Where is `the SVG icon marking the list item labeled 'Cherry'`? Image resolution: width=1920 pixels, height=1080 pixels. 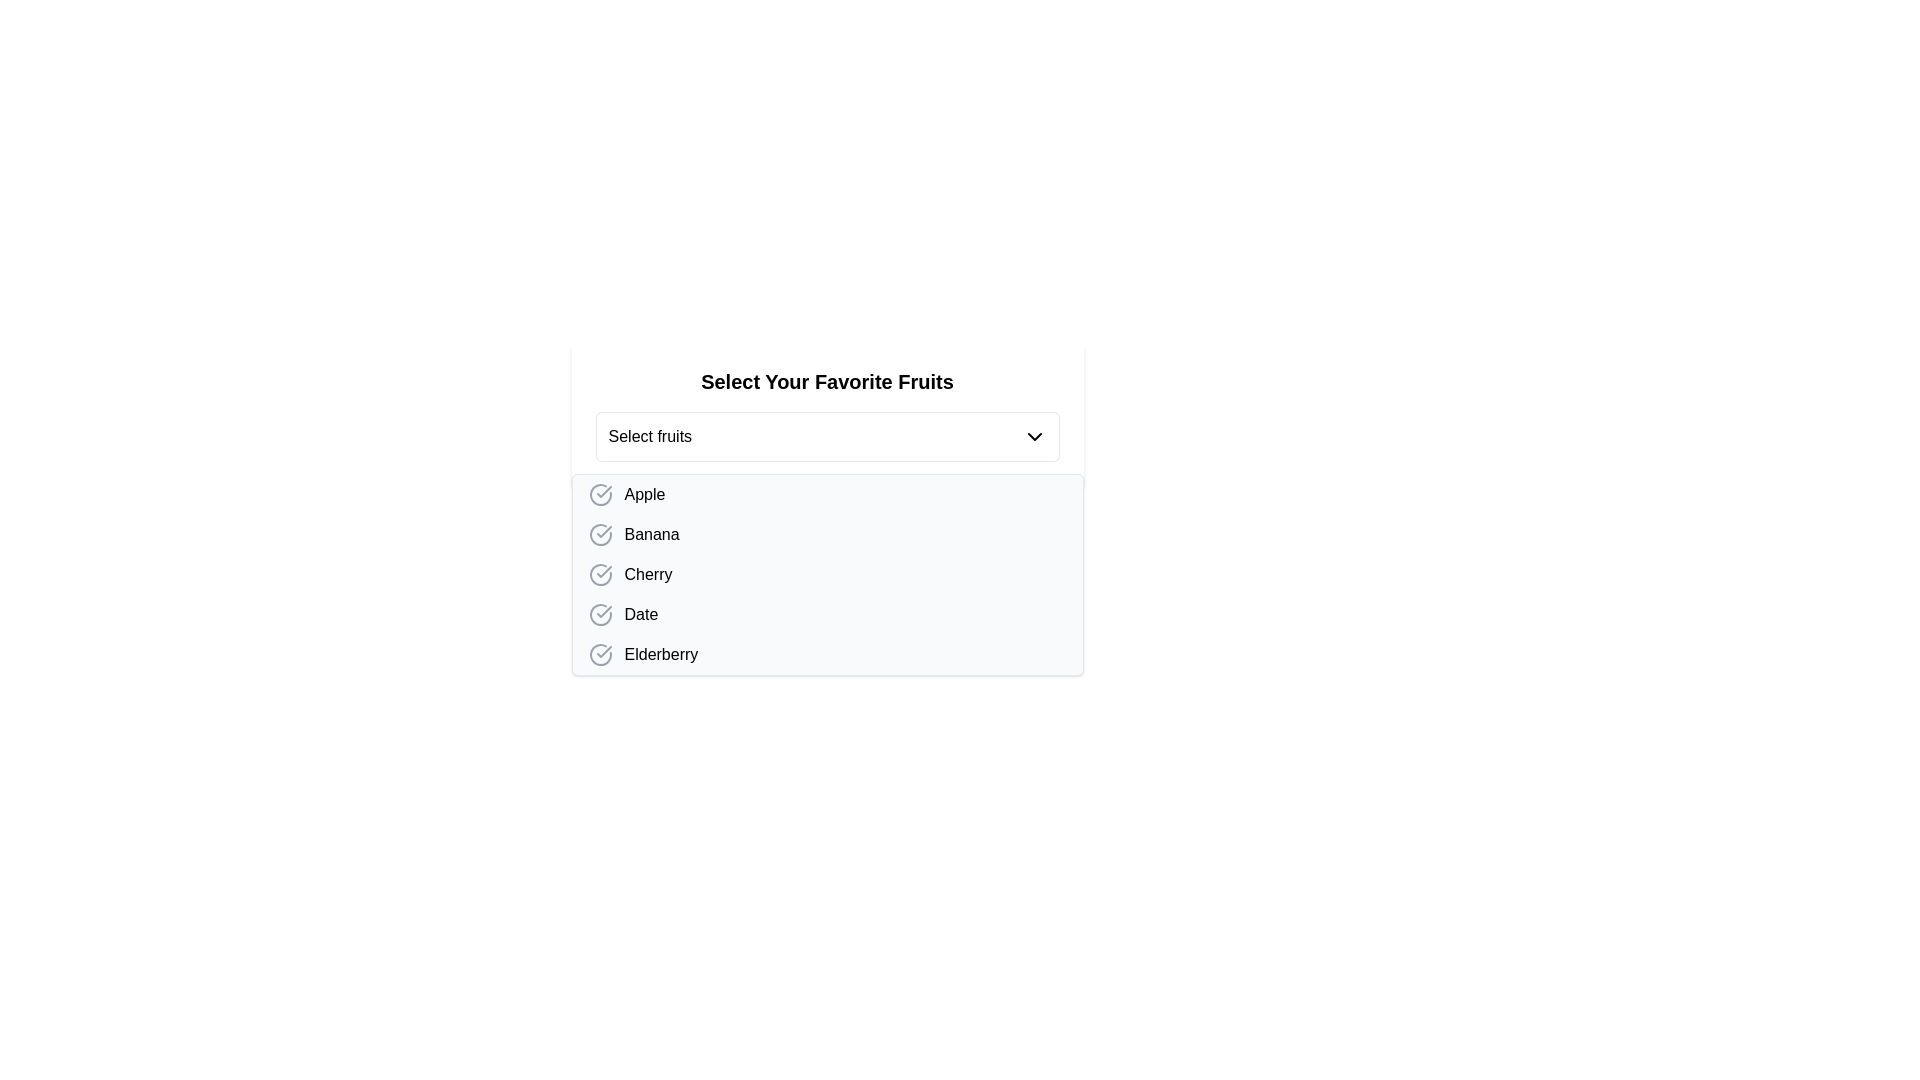 the SVG icon marking the list item labeled 'Cherry' is located at coordinates (599, 574).